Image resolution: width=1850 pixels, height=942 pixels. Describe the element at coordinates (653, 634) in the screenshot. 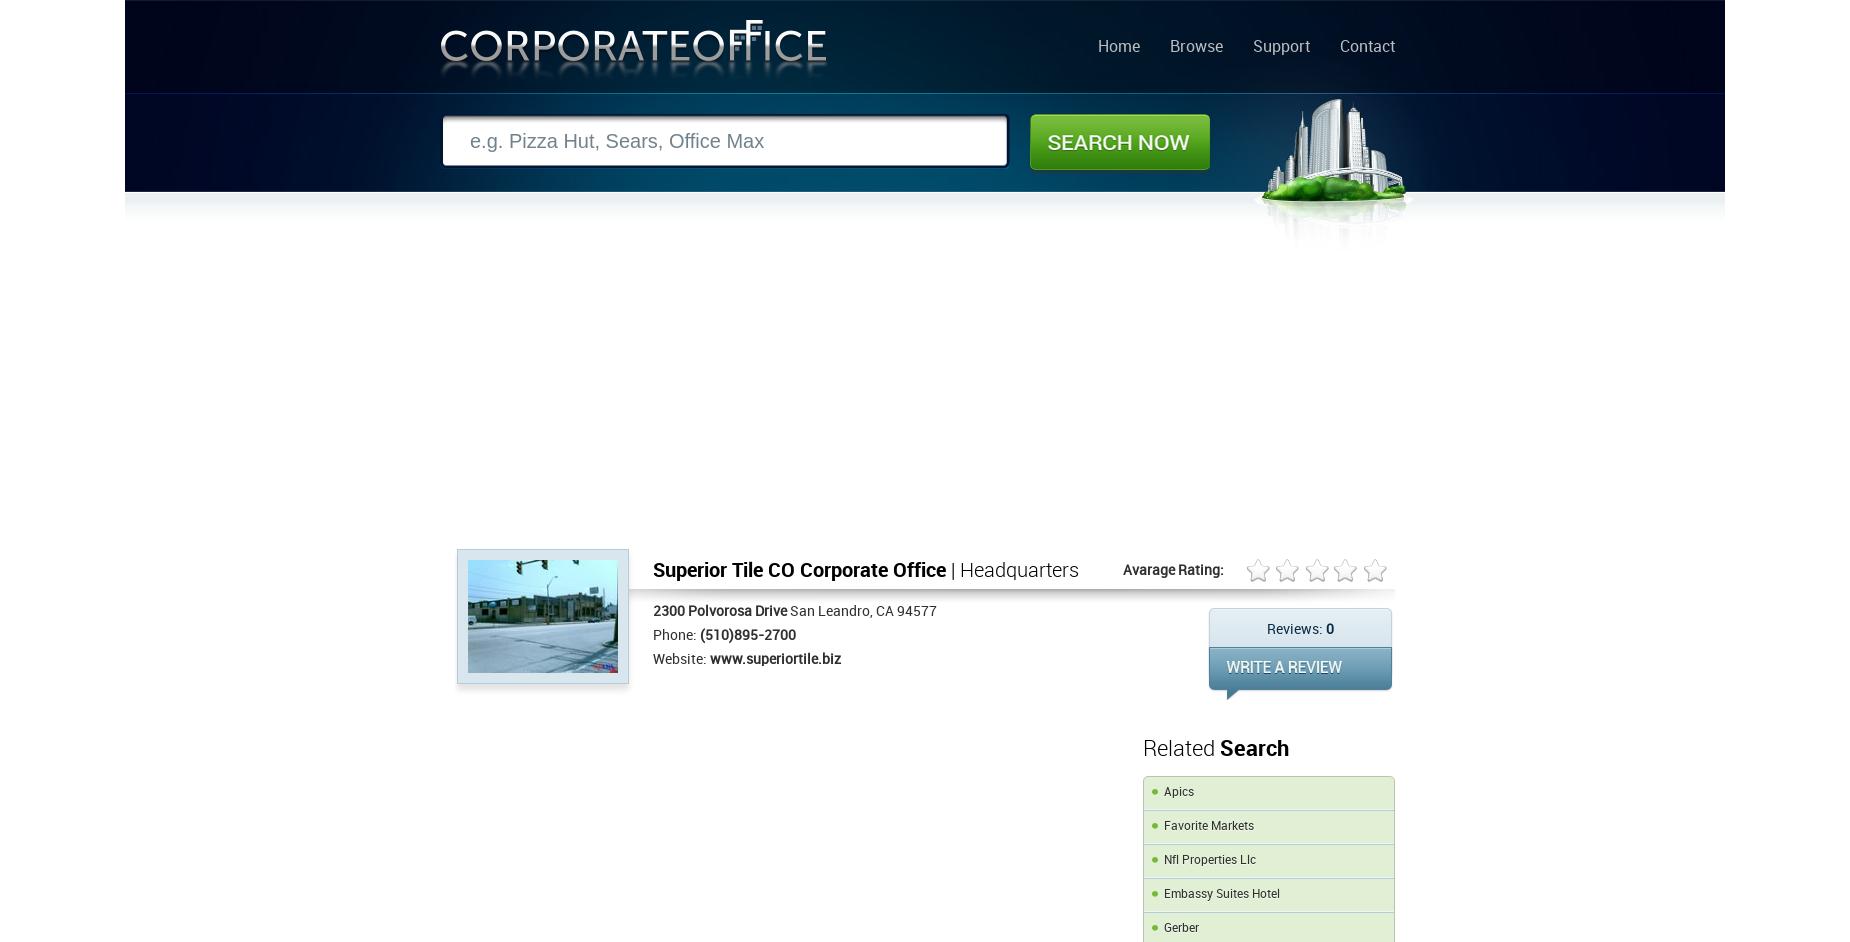

I see `'Phone:'` at that location.